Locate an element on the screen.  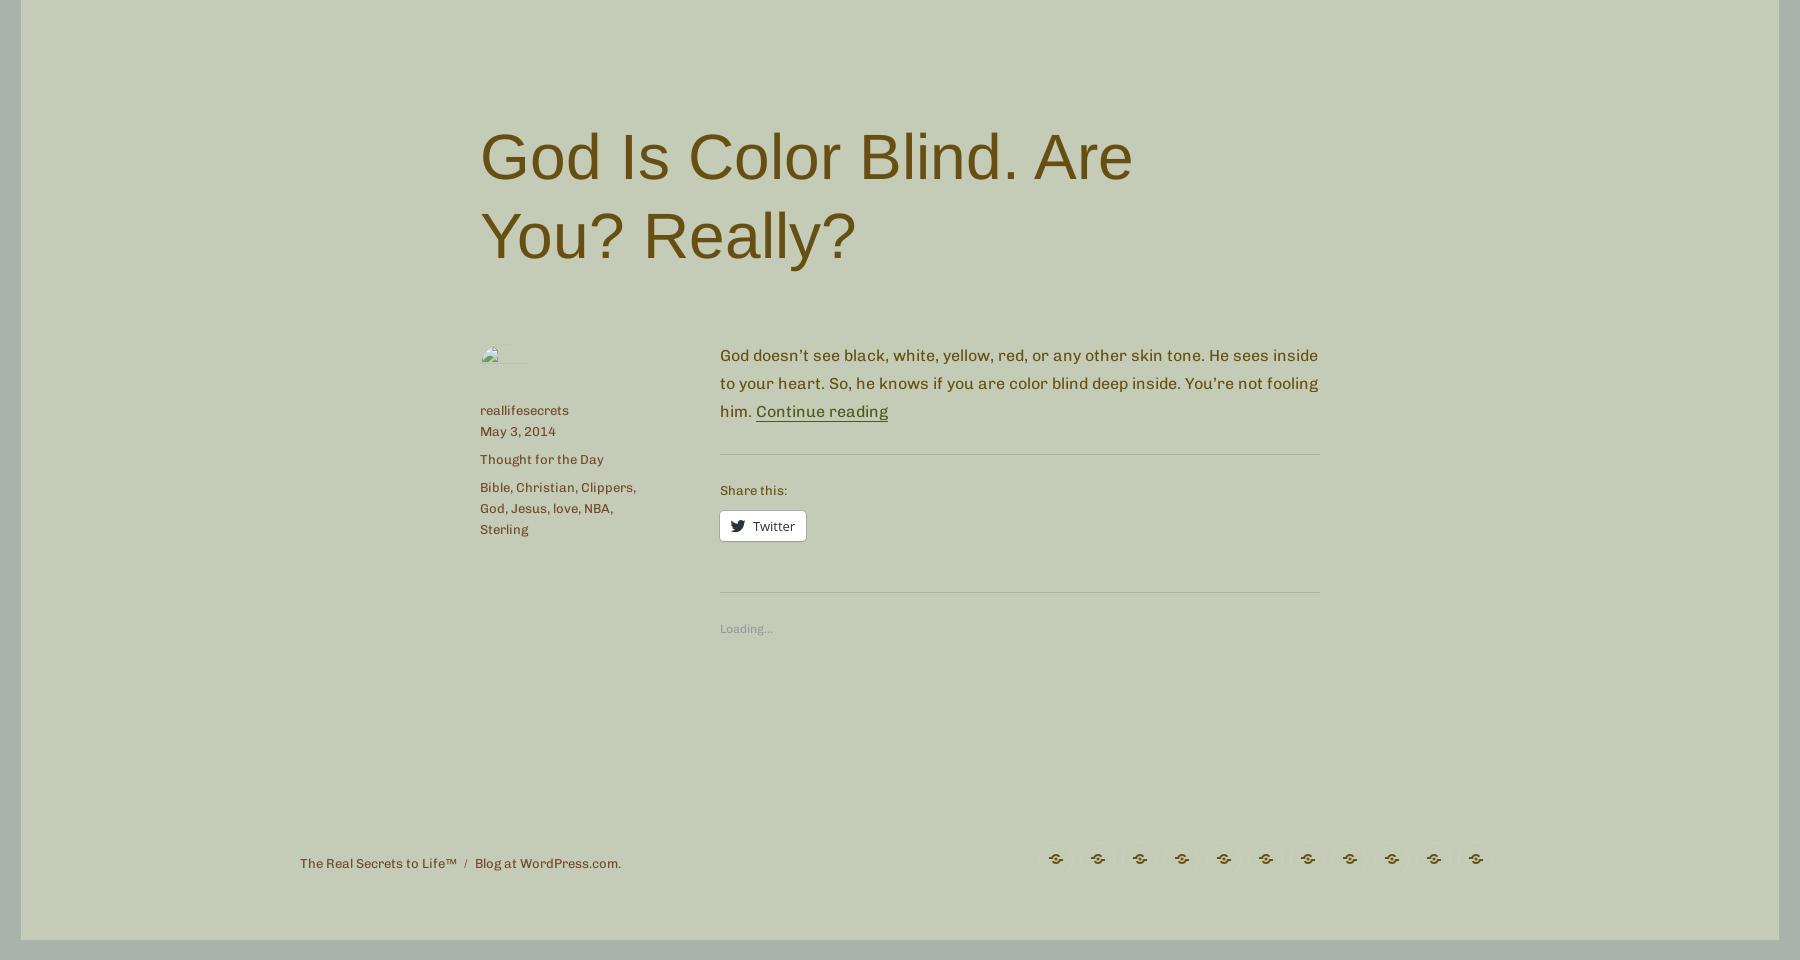
'Share this:' is located at coordinates (752, 489).